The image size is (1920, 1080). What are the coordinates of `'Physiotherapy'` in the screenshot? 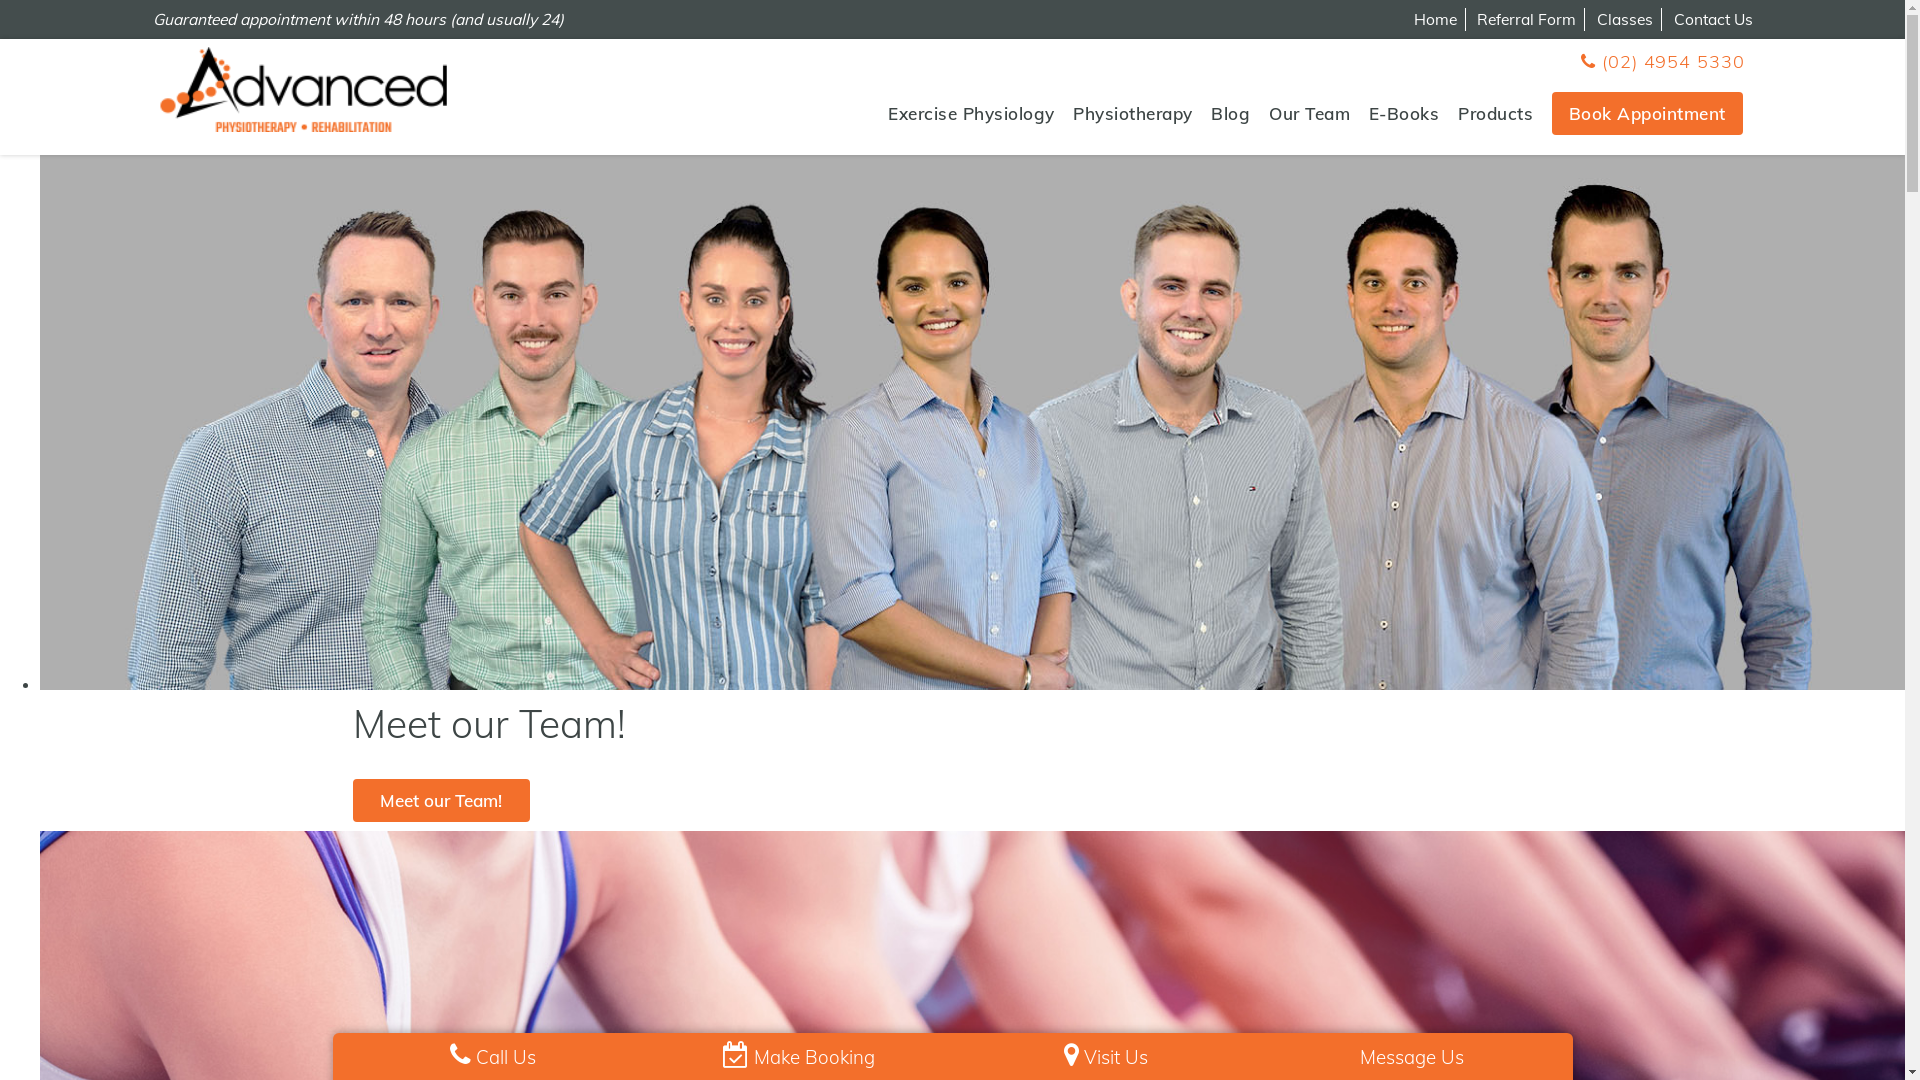 It's located at (1132, 113).